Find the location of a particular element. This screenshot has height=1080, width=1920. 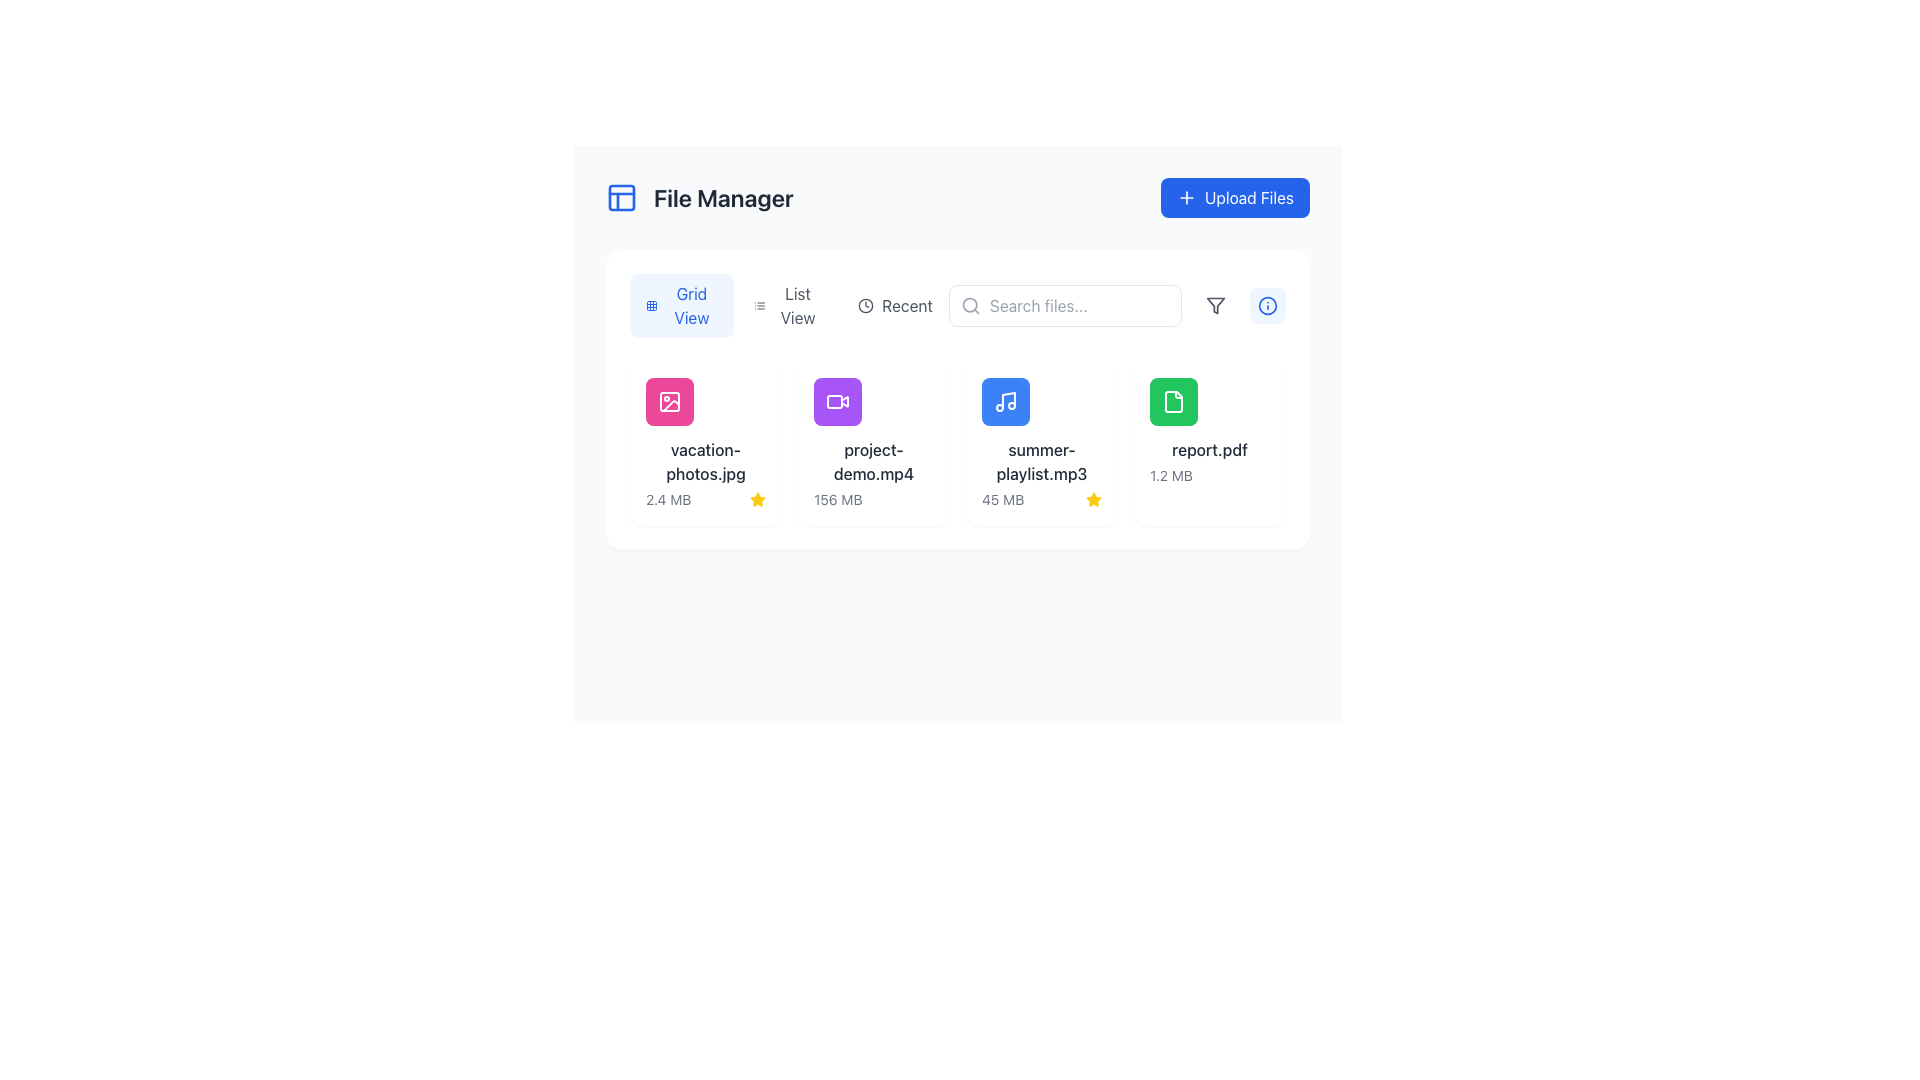

the 'File Manager' label with the blue icon on the left, located in the top-left area of the interface, adjacent to the 'Upload Files' button is located at coordinates (699, 197).